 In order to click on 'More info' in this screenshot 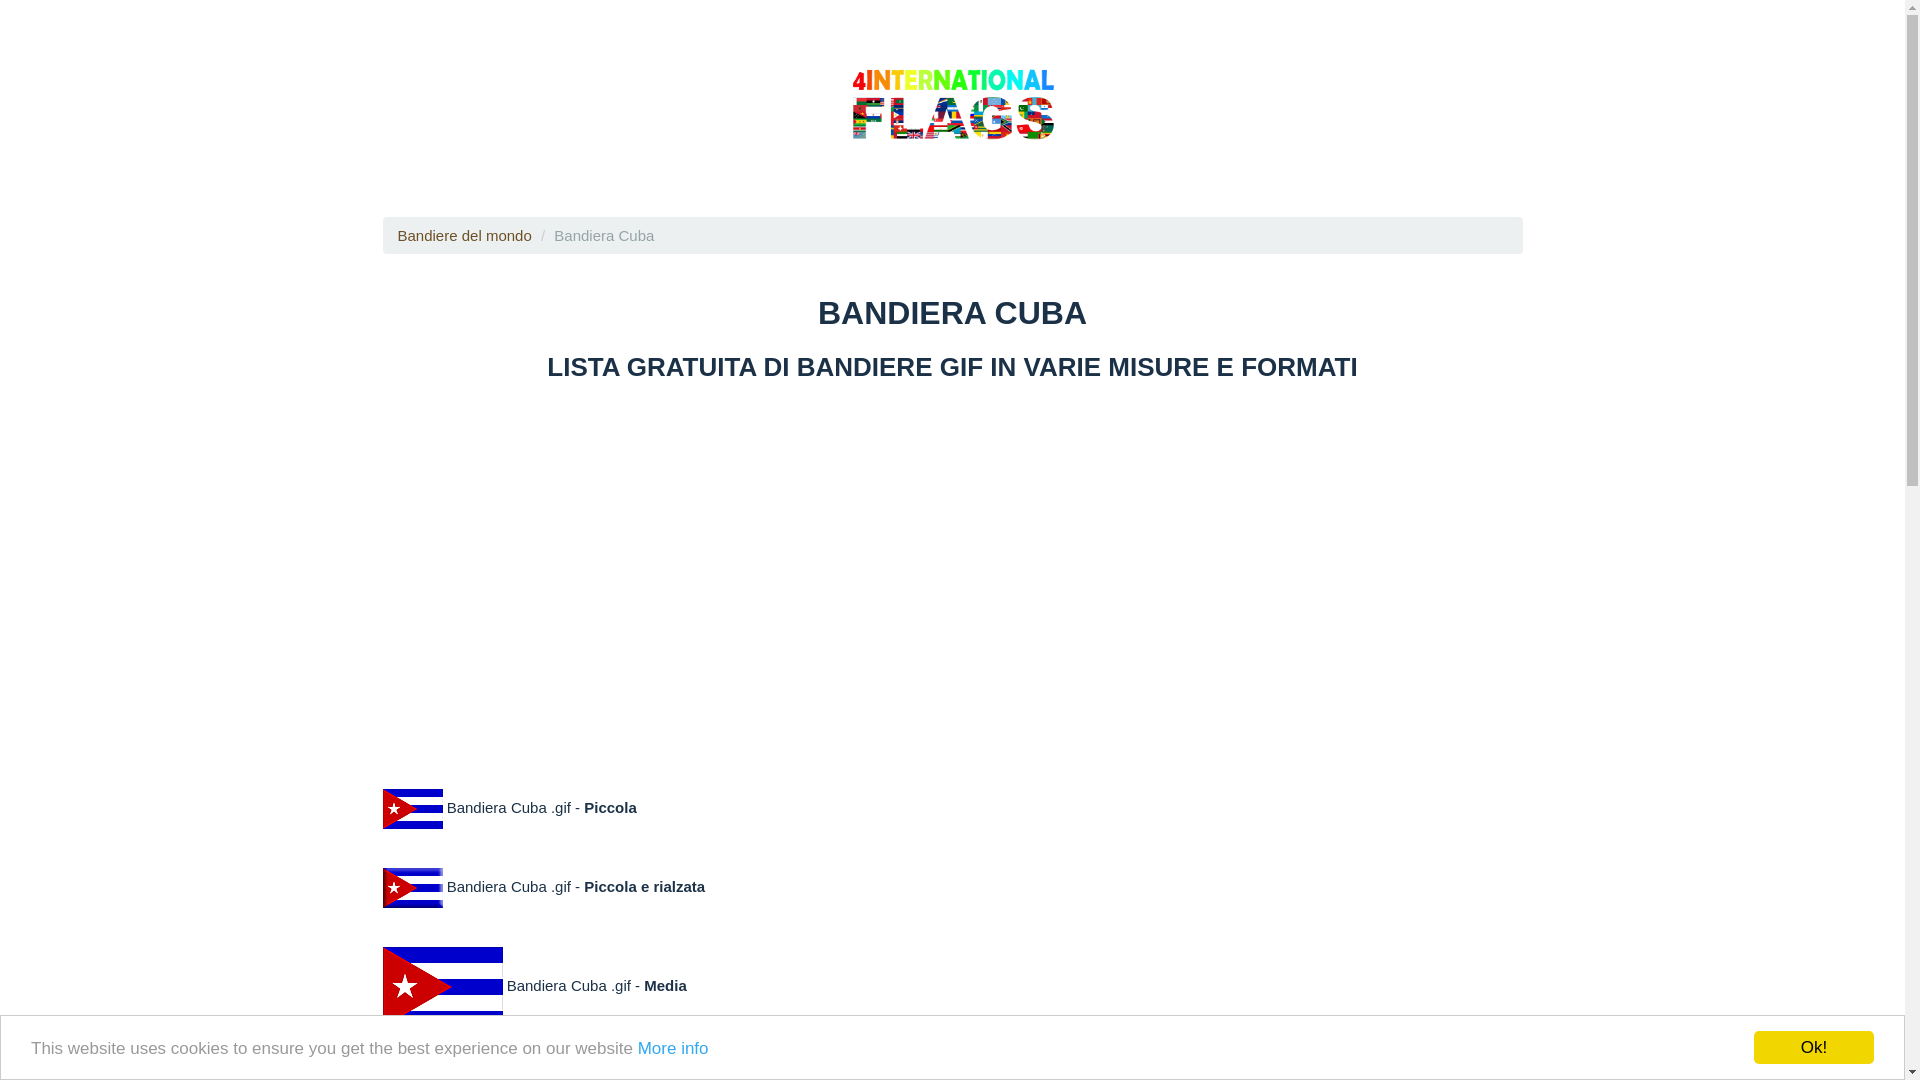, I will do `click(637, 1046)`.